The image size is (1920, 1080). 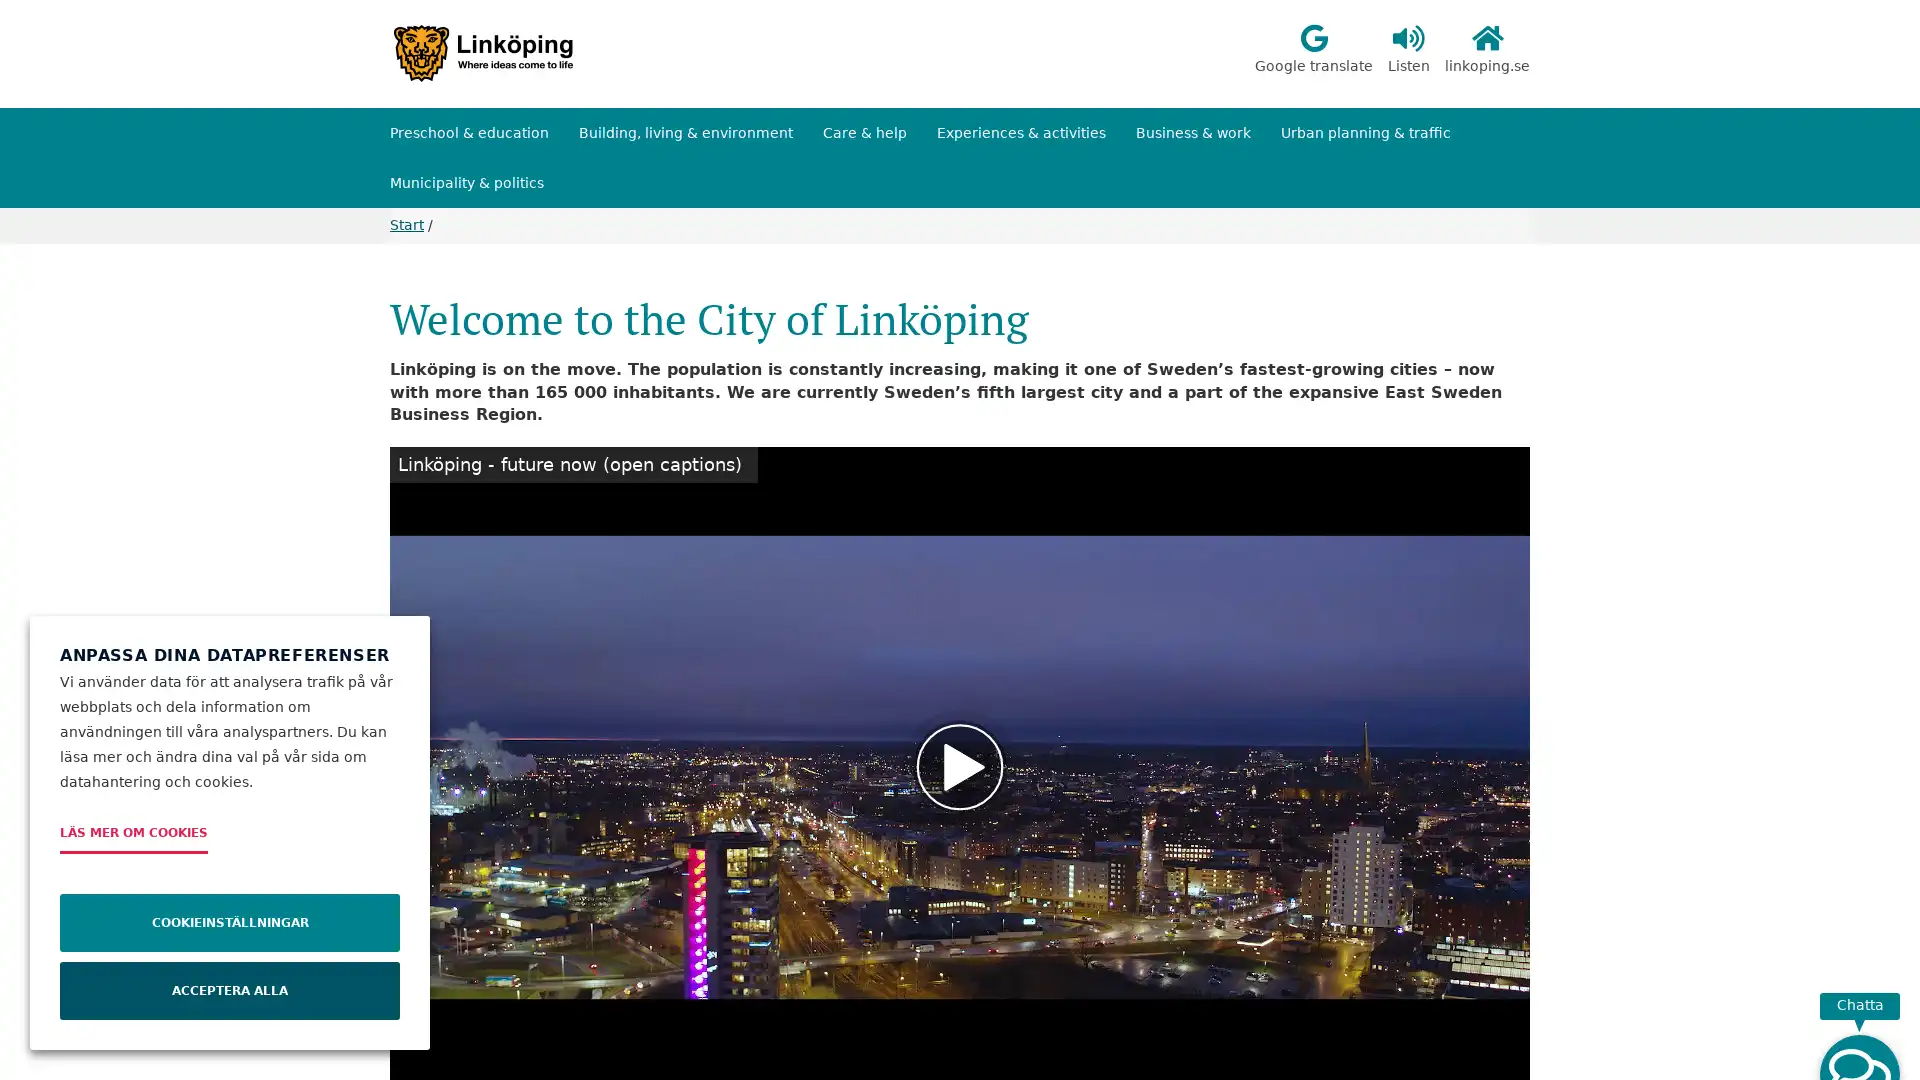 What do you see at coordinates (230, 991) in the screenshot?
I see `ACCEPTERA ALLA` at bounding box center [230, 991].